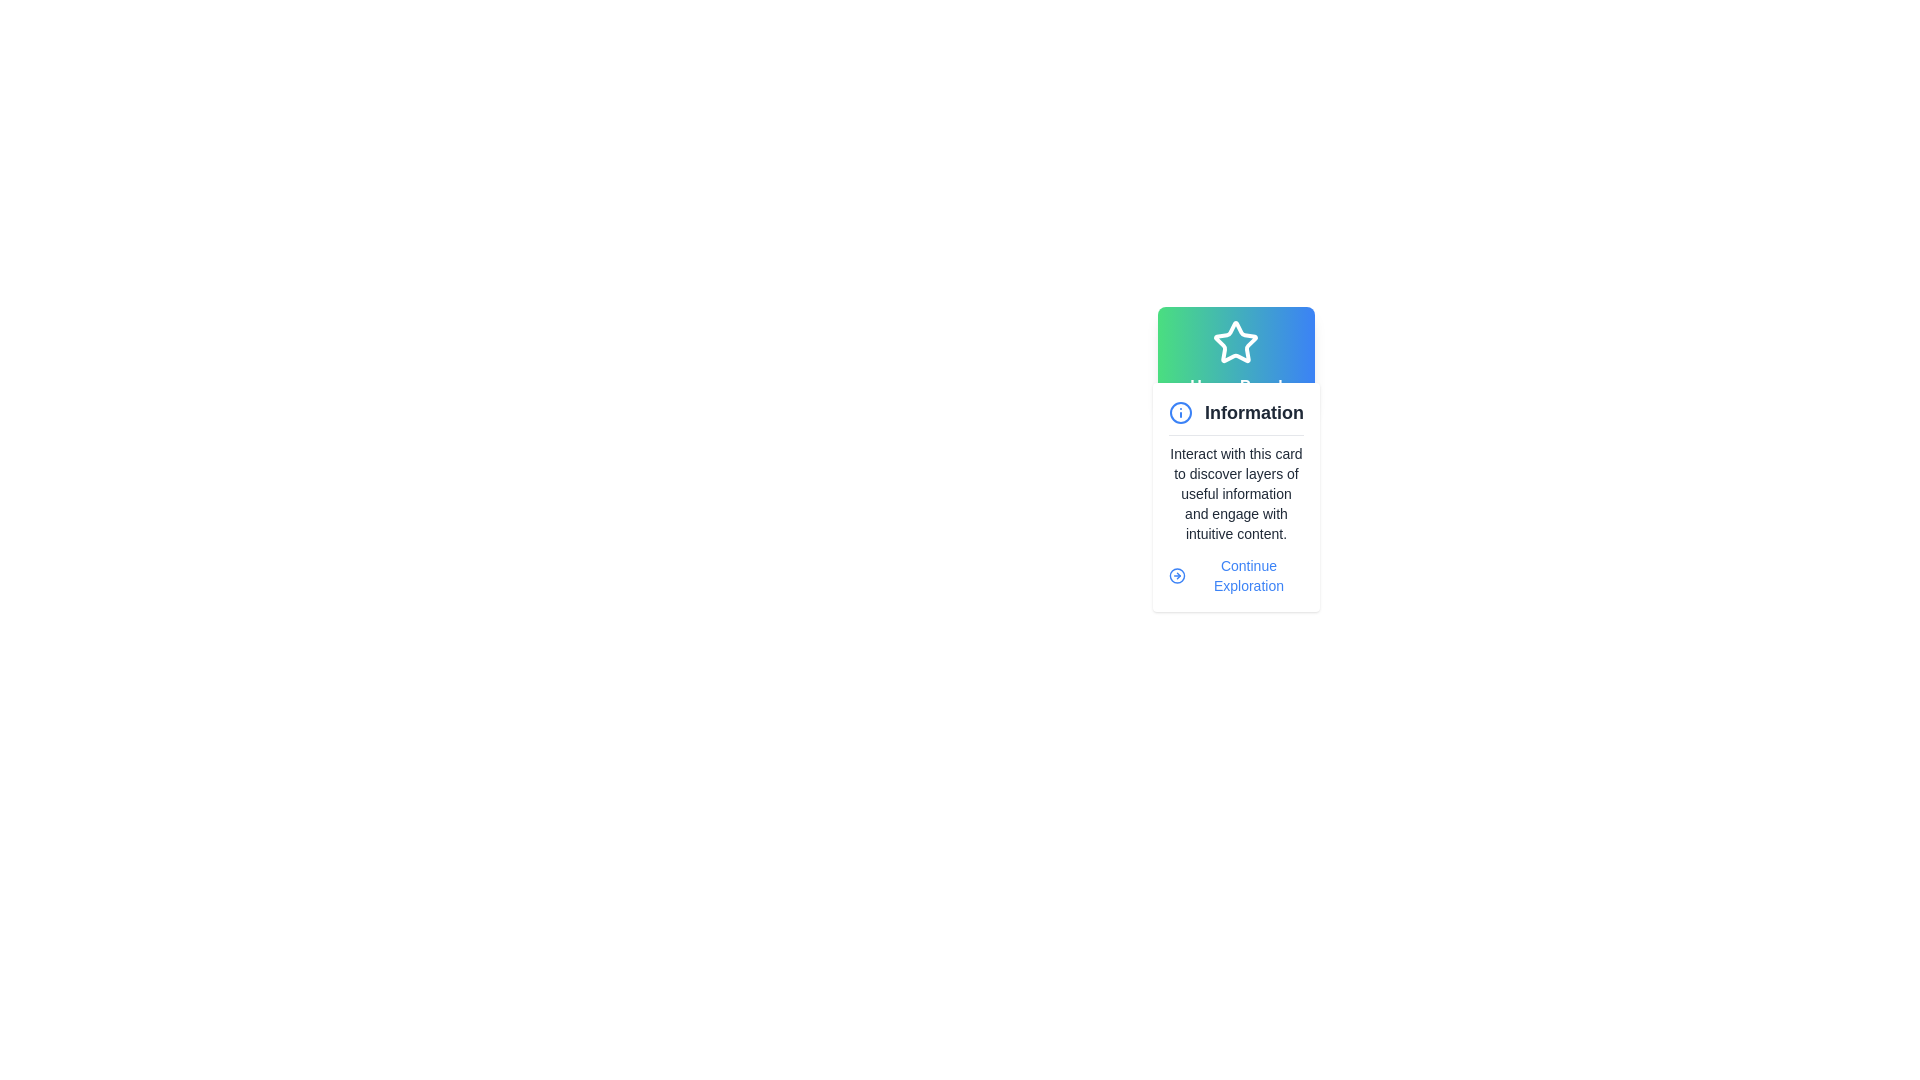  What do you see at coordinates (1235, 575) in the screenshot?
I see `the navigational link at the bottom of the card structure` at bounding box center [1235, 575].